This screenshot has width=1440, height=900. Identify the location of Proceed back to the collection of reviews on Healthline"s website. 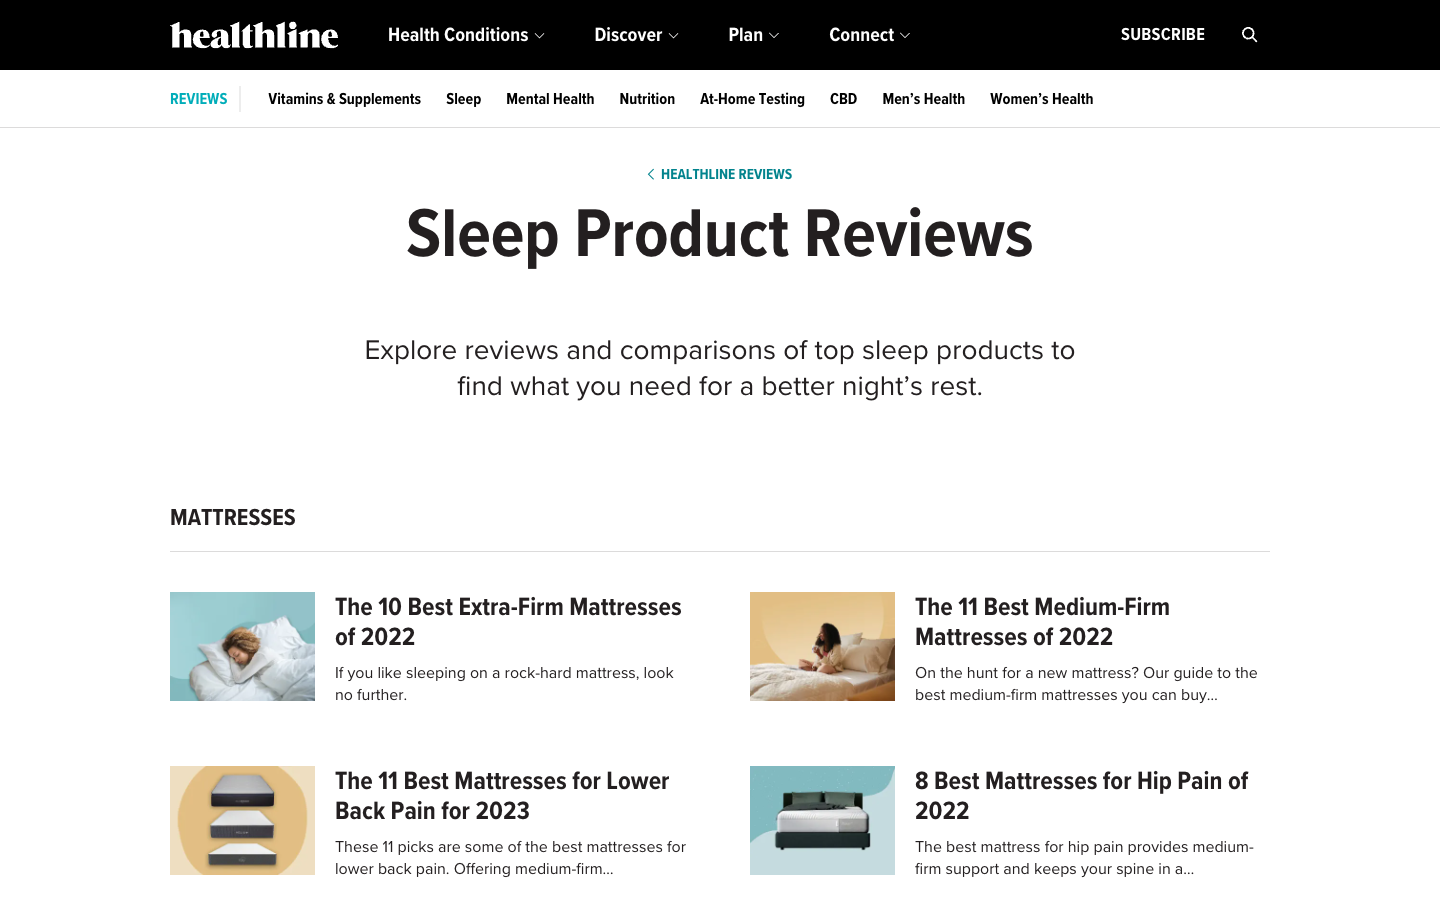
(720, 174).